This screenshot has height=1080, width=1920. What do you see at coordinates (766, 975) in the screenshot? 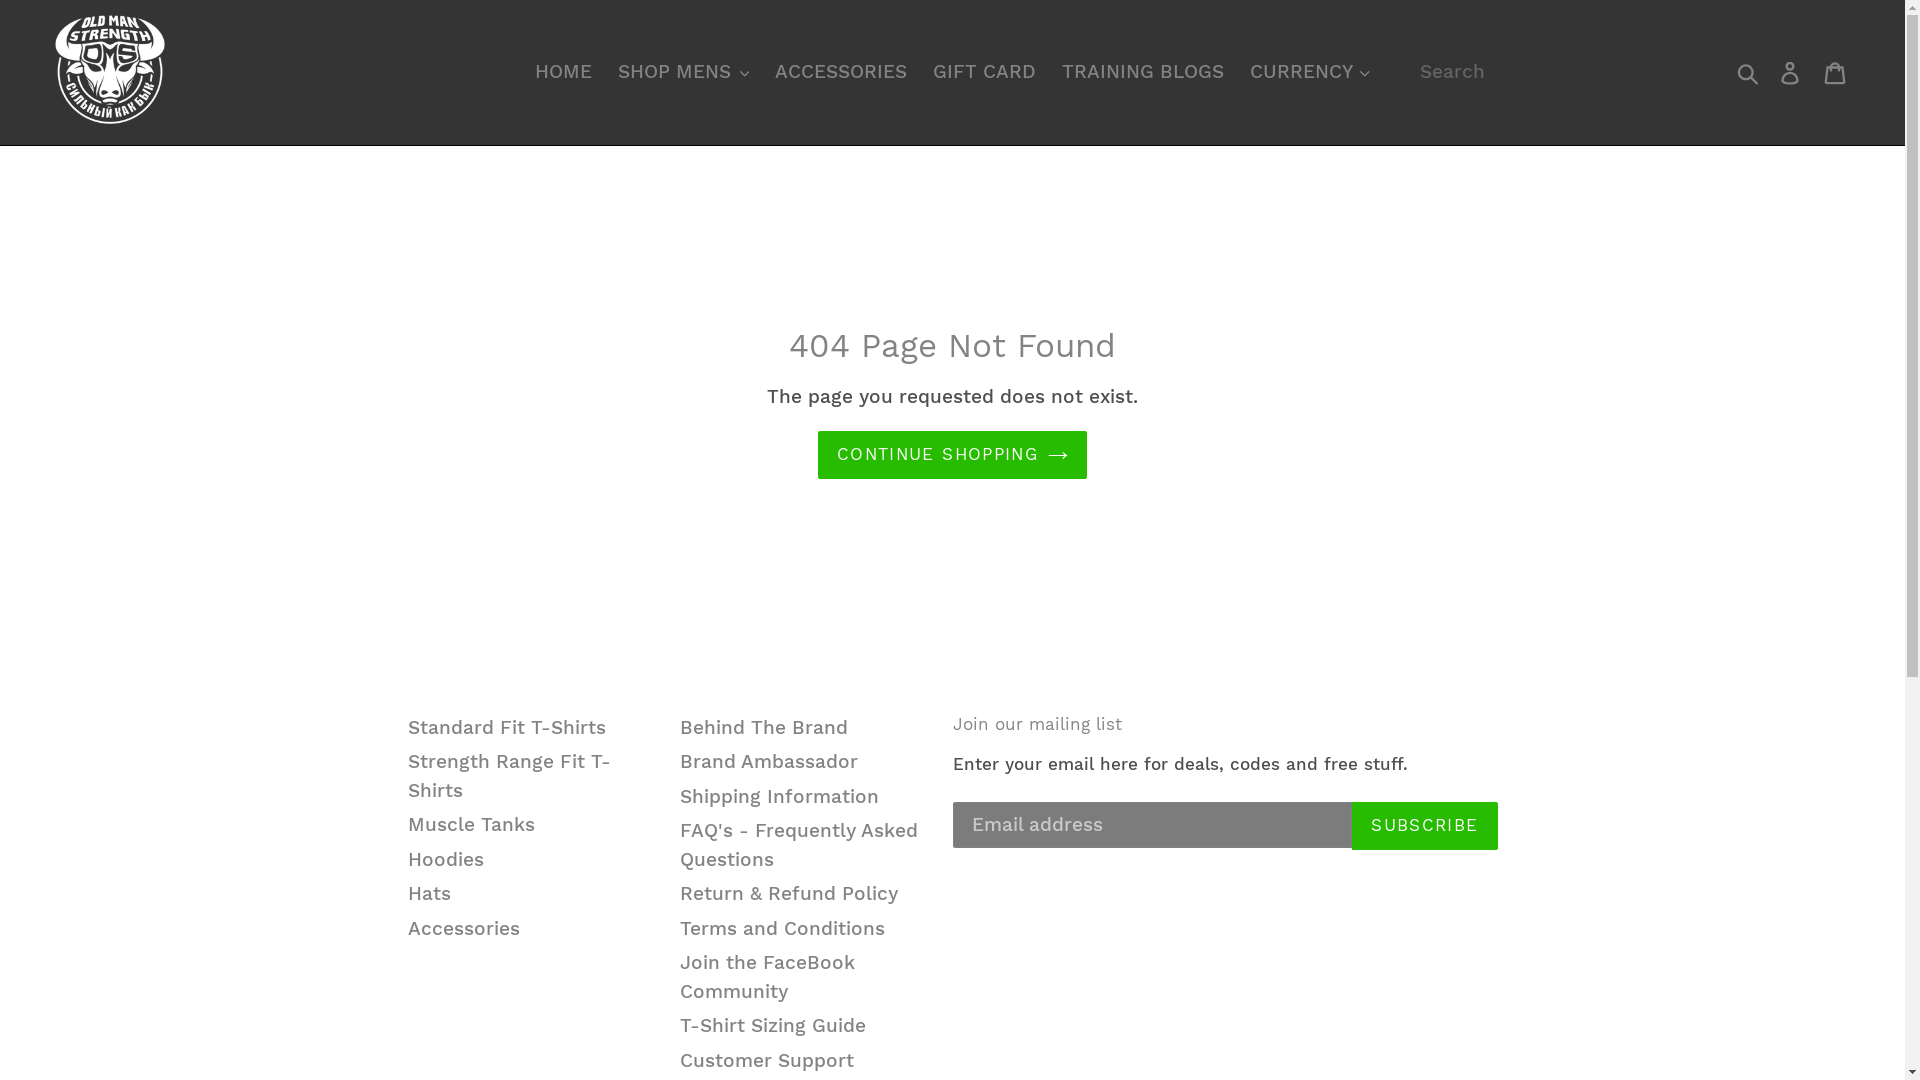
I see `'Join the FaceBook Community'` at bounding box center [766, 975].